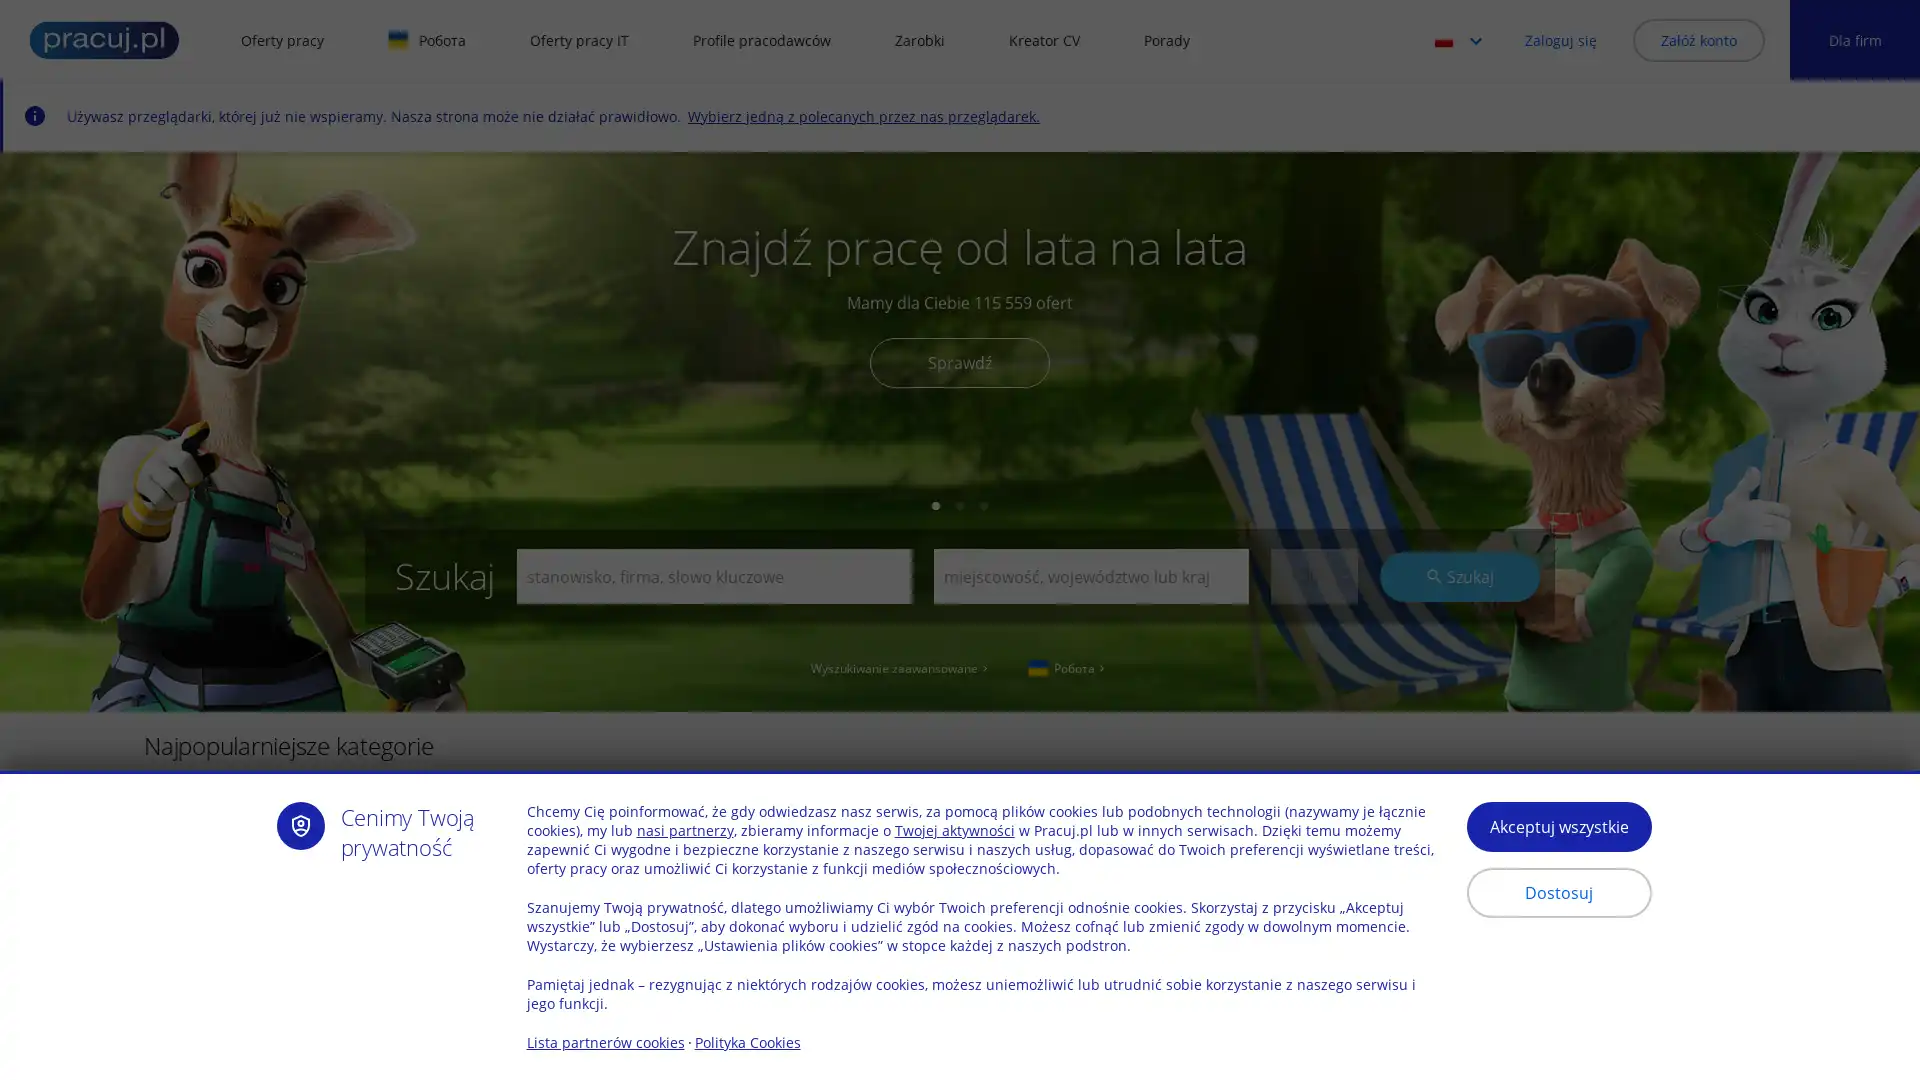  Describe the element at coordinates (1464, 39) in the screenshot. I see `pl` at that location.